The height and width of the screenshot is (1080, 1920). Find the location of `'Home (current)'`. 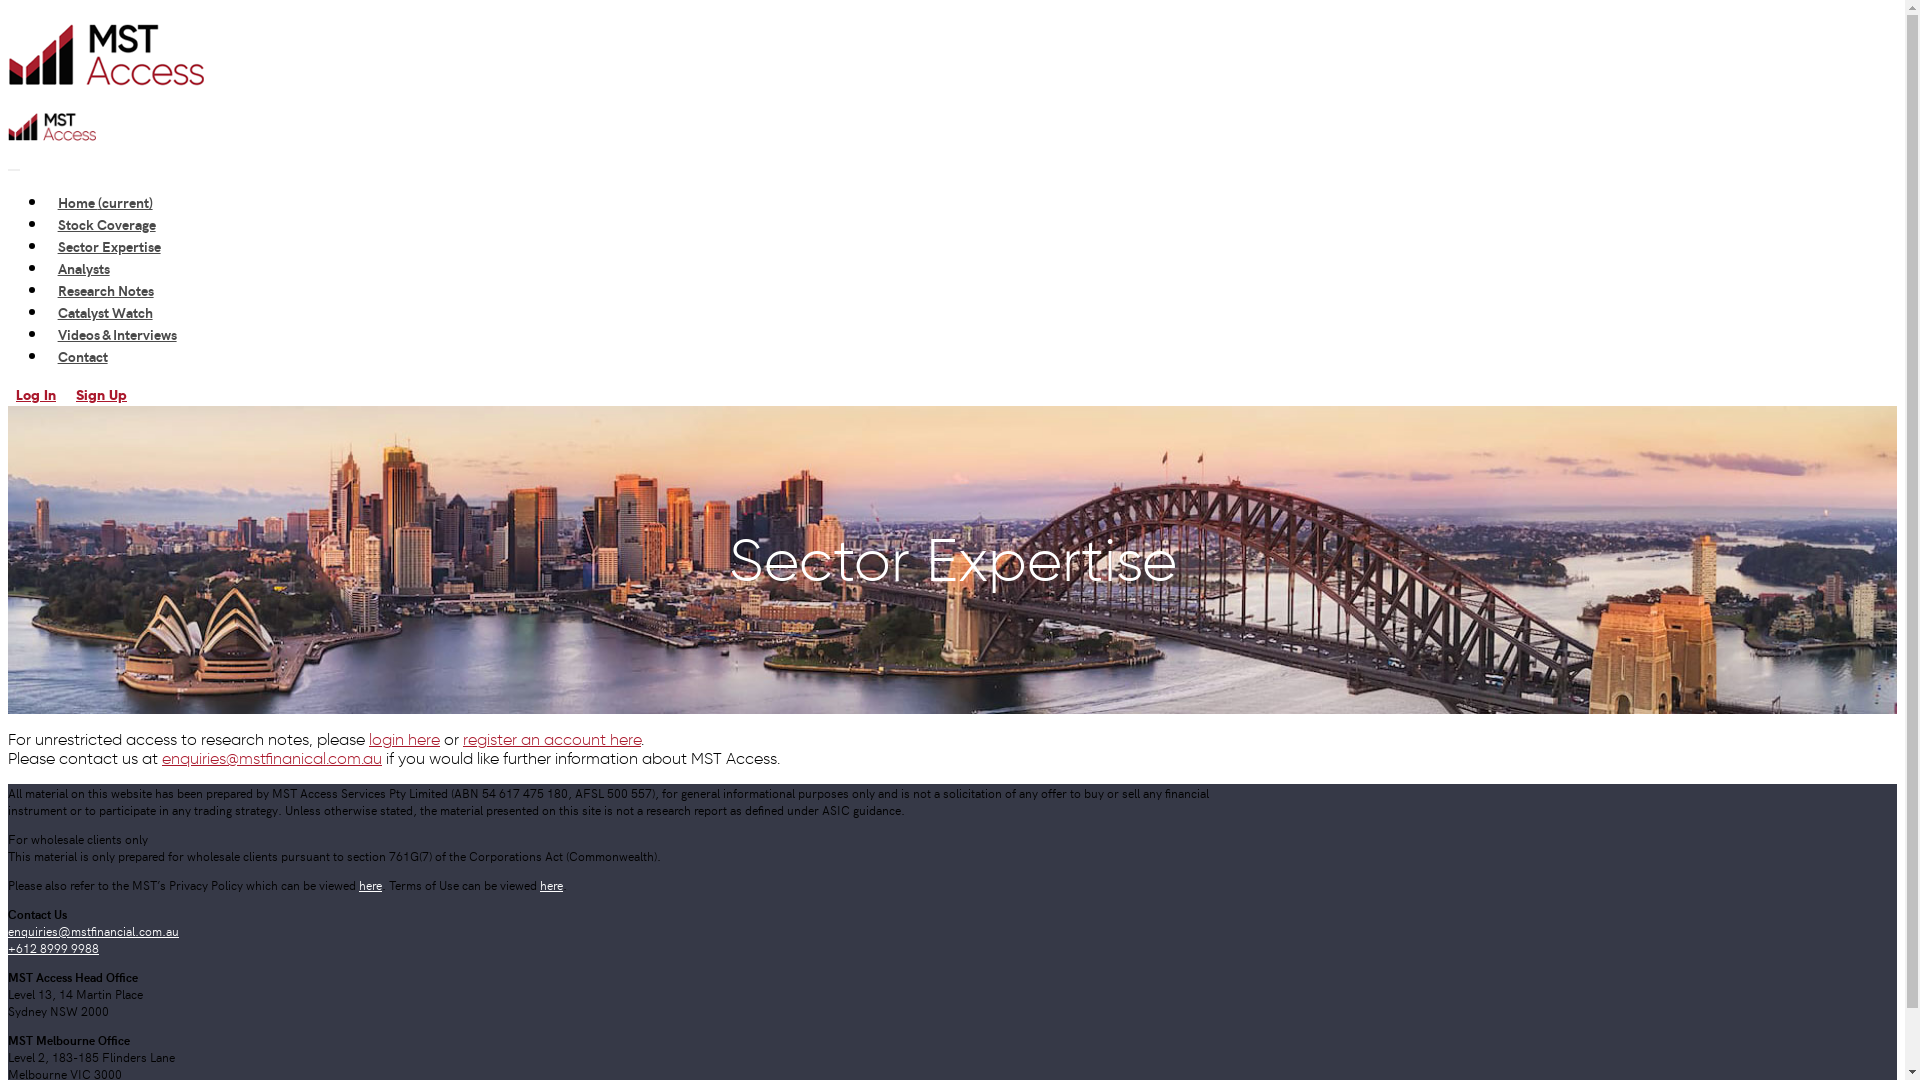

'Home (current)' is located at coordinates (104, 201).